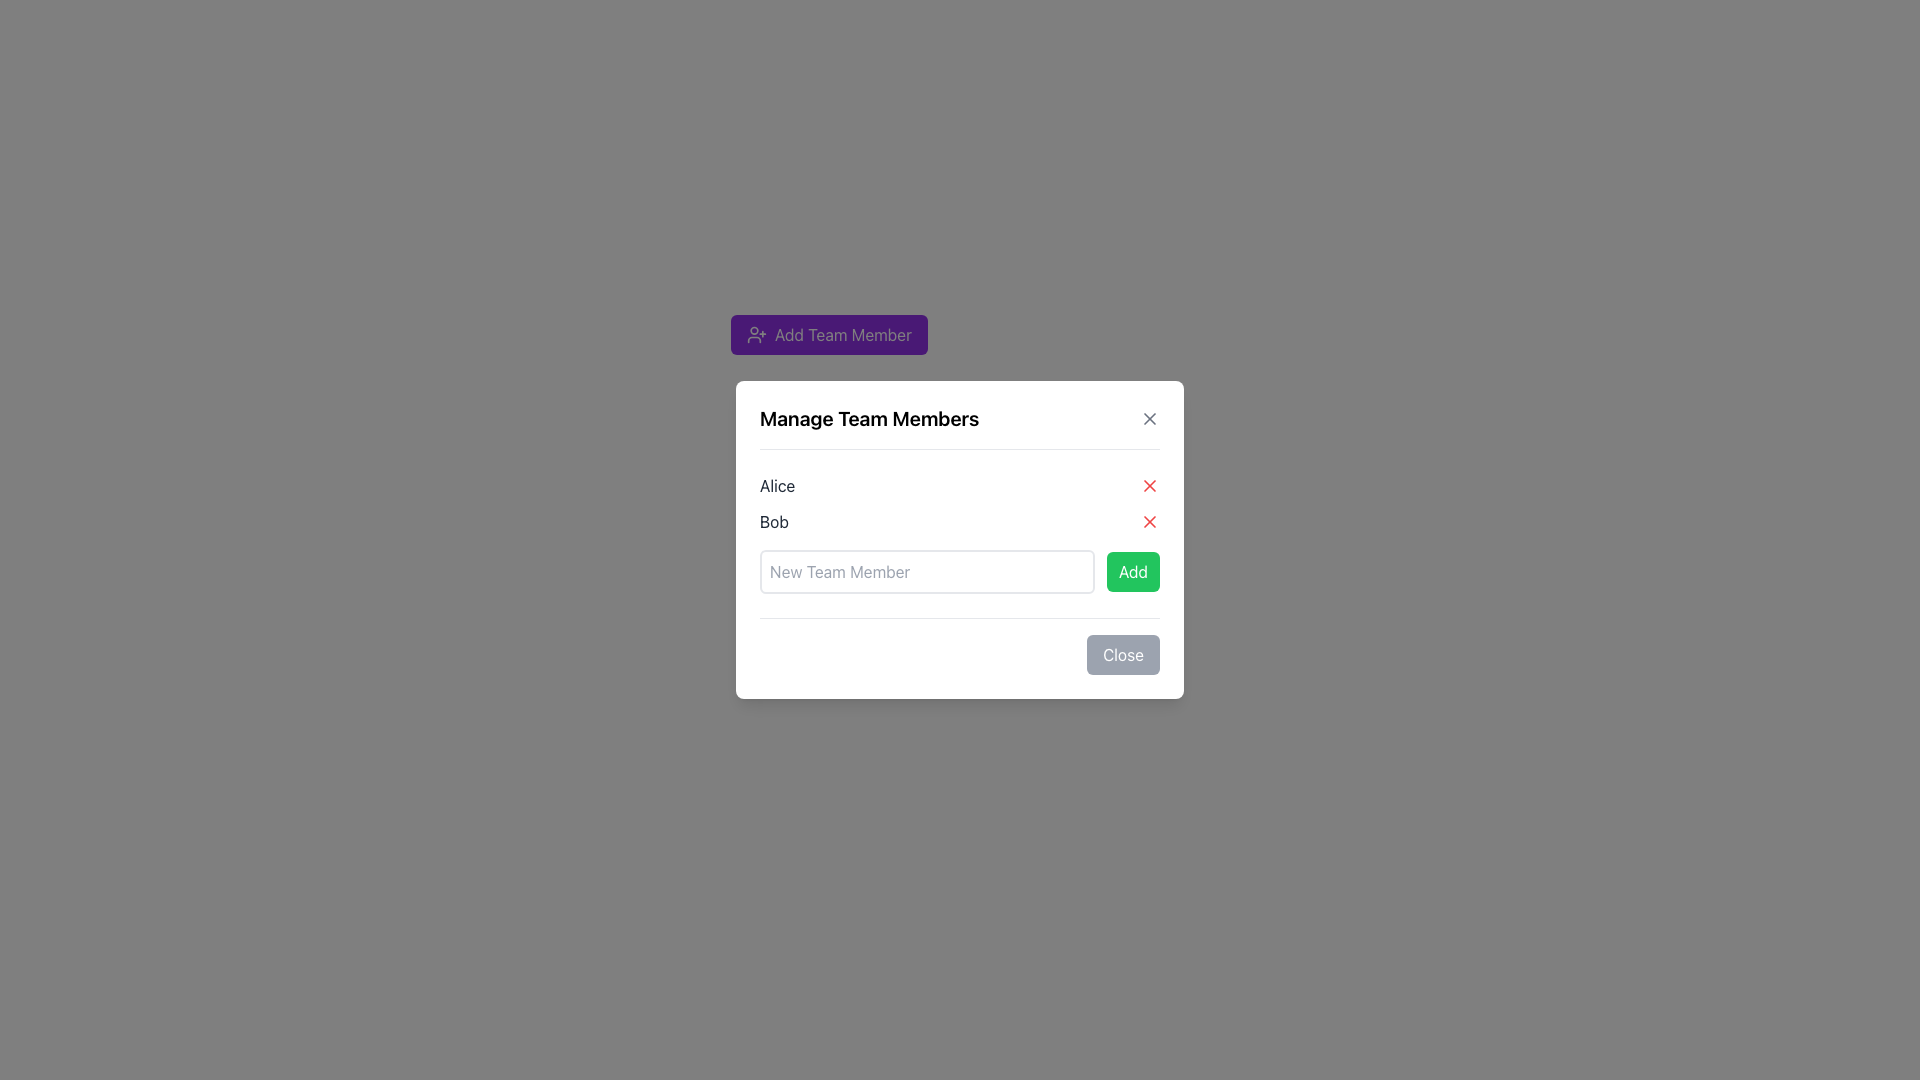  What do you see at coordinates (1150, 418) in the screenshot?
I see `the Close button located on the far right of the 'Manage Team Members' dialog box to change its color` at bounding box center [1150, 418].